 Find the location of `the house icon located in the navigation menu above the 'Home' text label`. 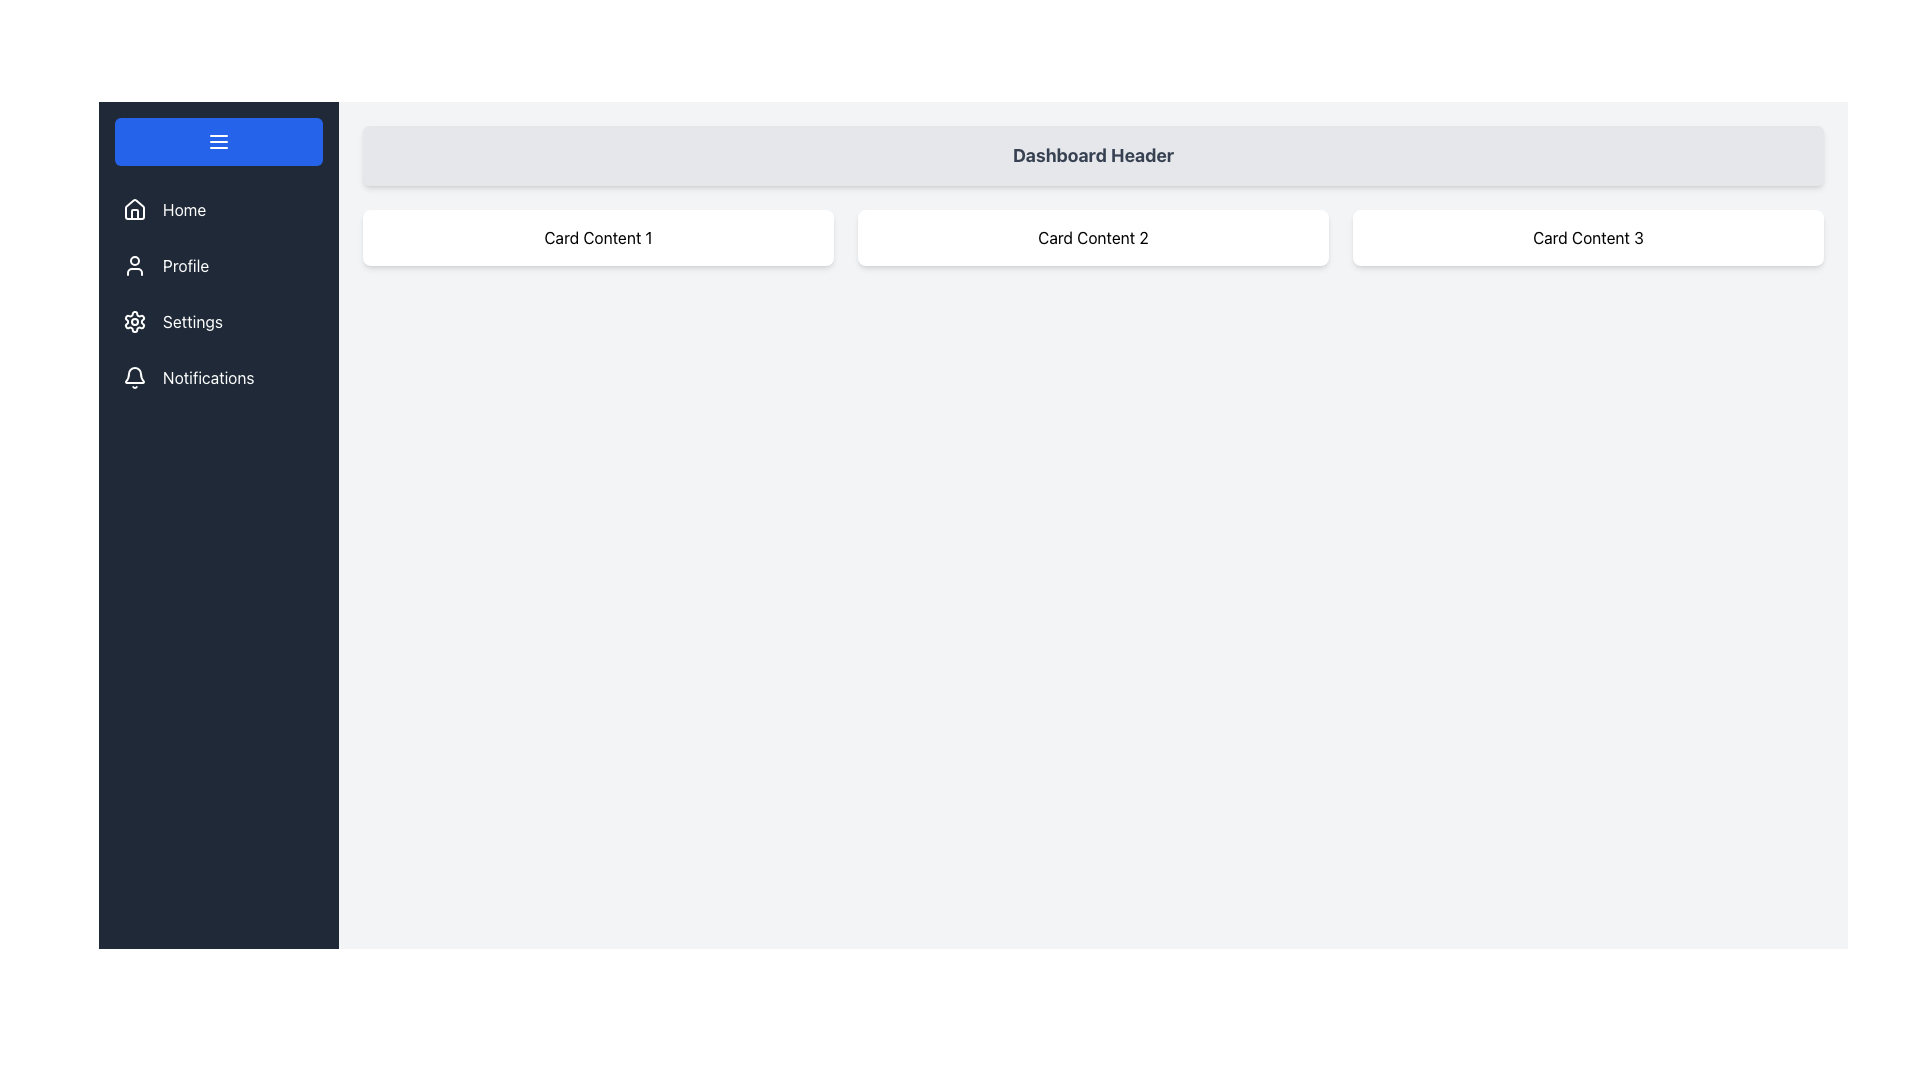

the house icon located in the navigation menu above the 'Home' text label is located at coordinates (133, 208).